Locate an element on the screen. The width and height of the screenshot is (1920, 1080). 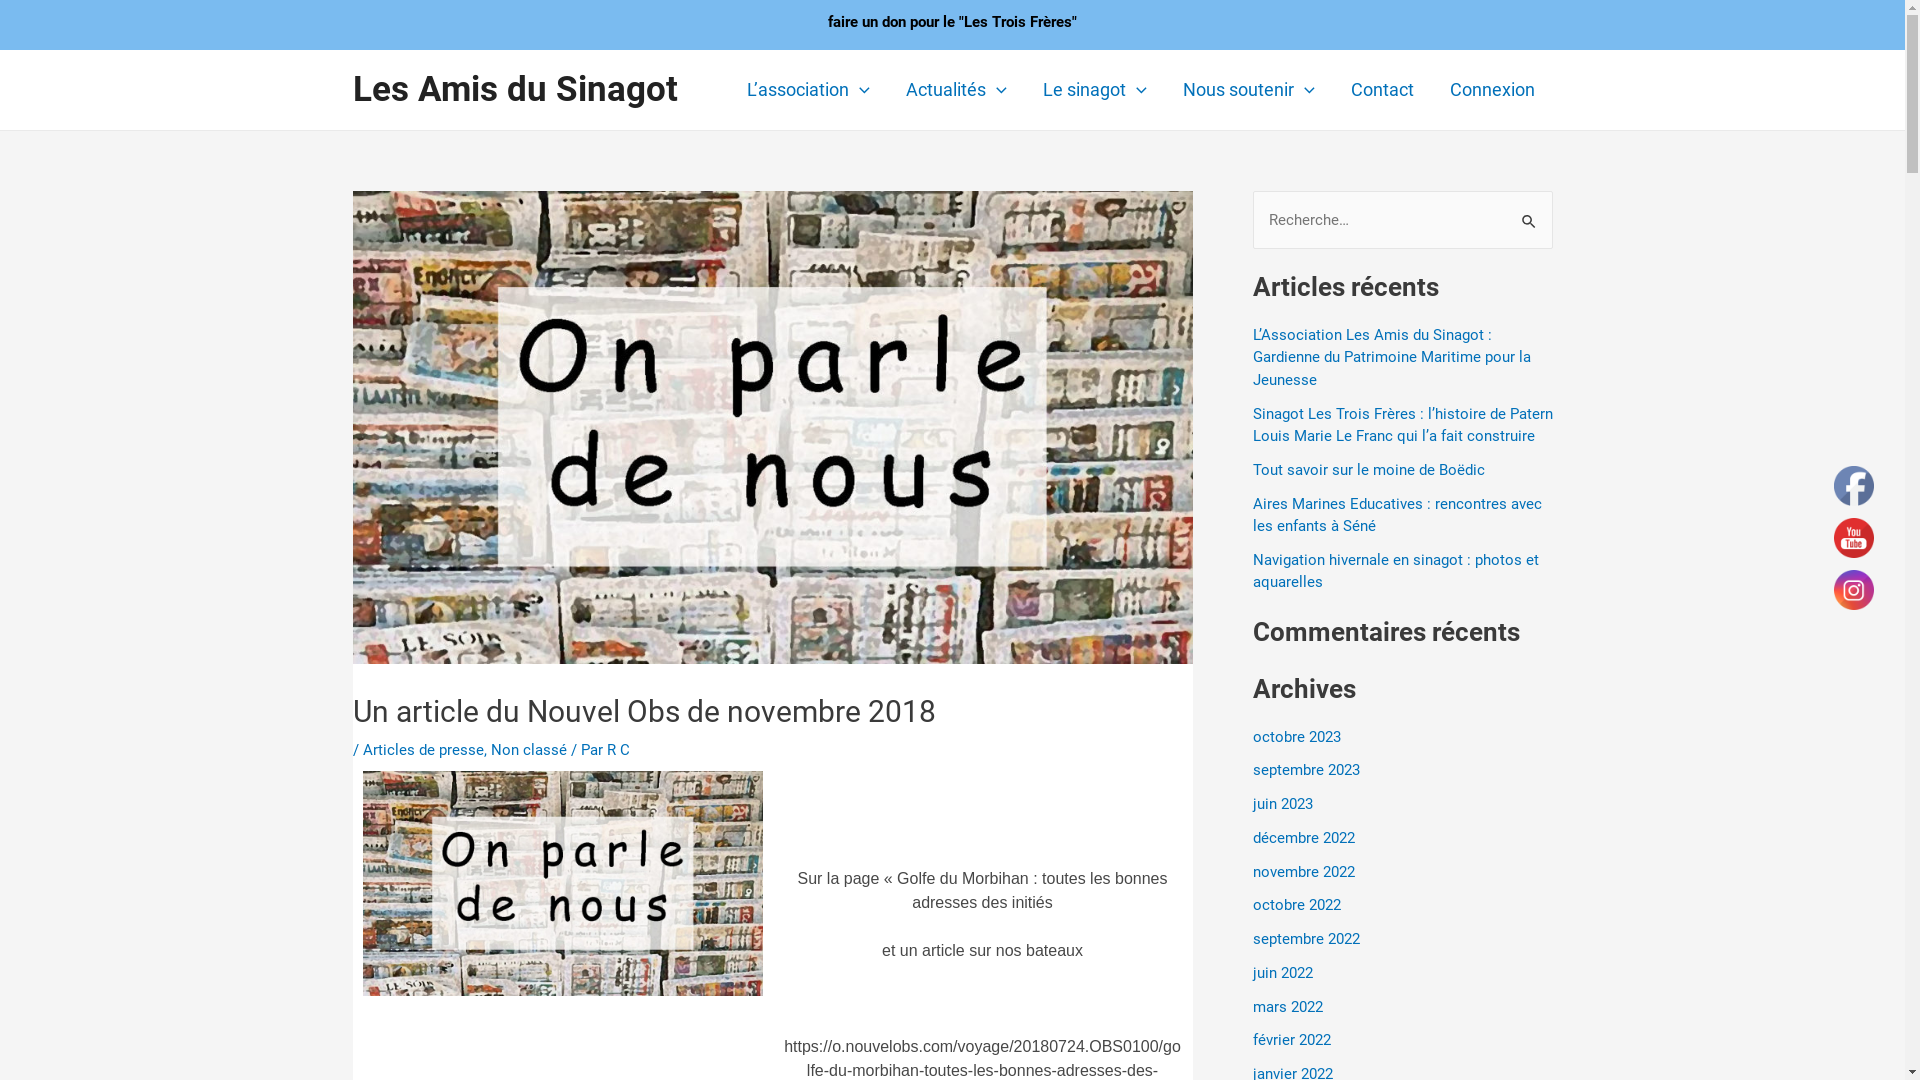
'juin 2022' is located at coordinates (1281, 971).